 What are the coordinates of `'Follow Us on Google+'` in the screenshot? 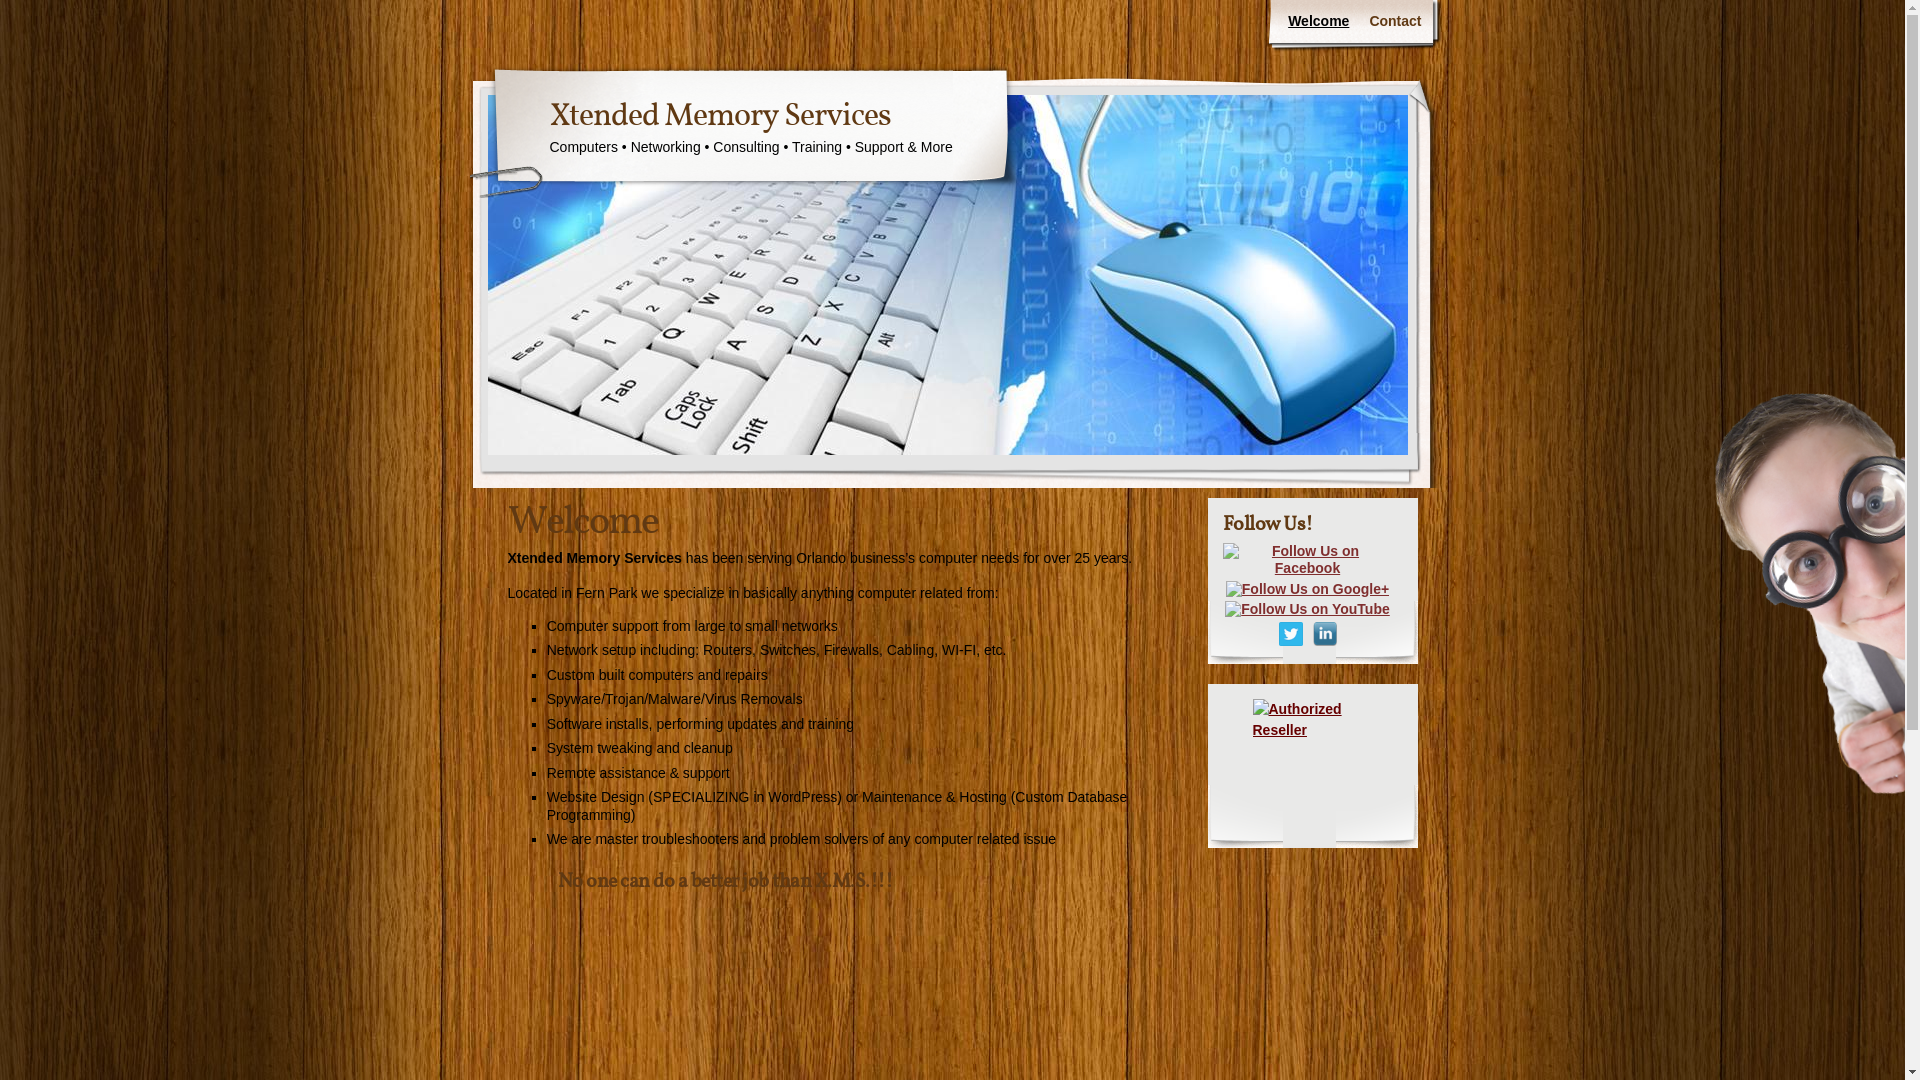 It's located at (1307, 588).